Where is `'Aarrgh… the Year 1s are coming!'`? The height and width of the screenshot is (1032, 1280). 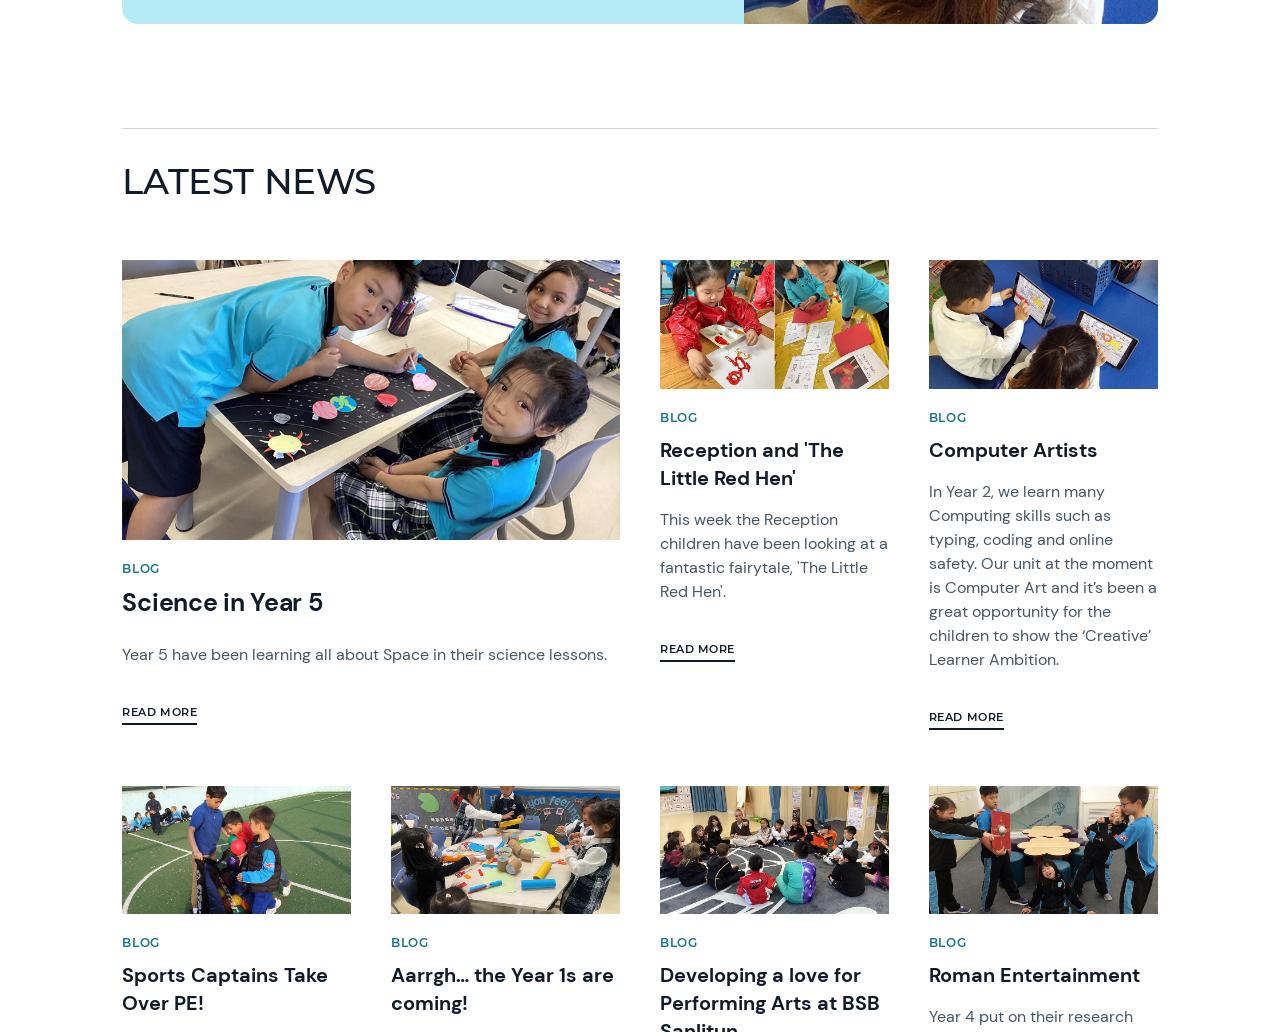 'Aarrgh… the Year 1s are coming!' is located at coordinates (502, 987).